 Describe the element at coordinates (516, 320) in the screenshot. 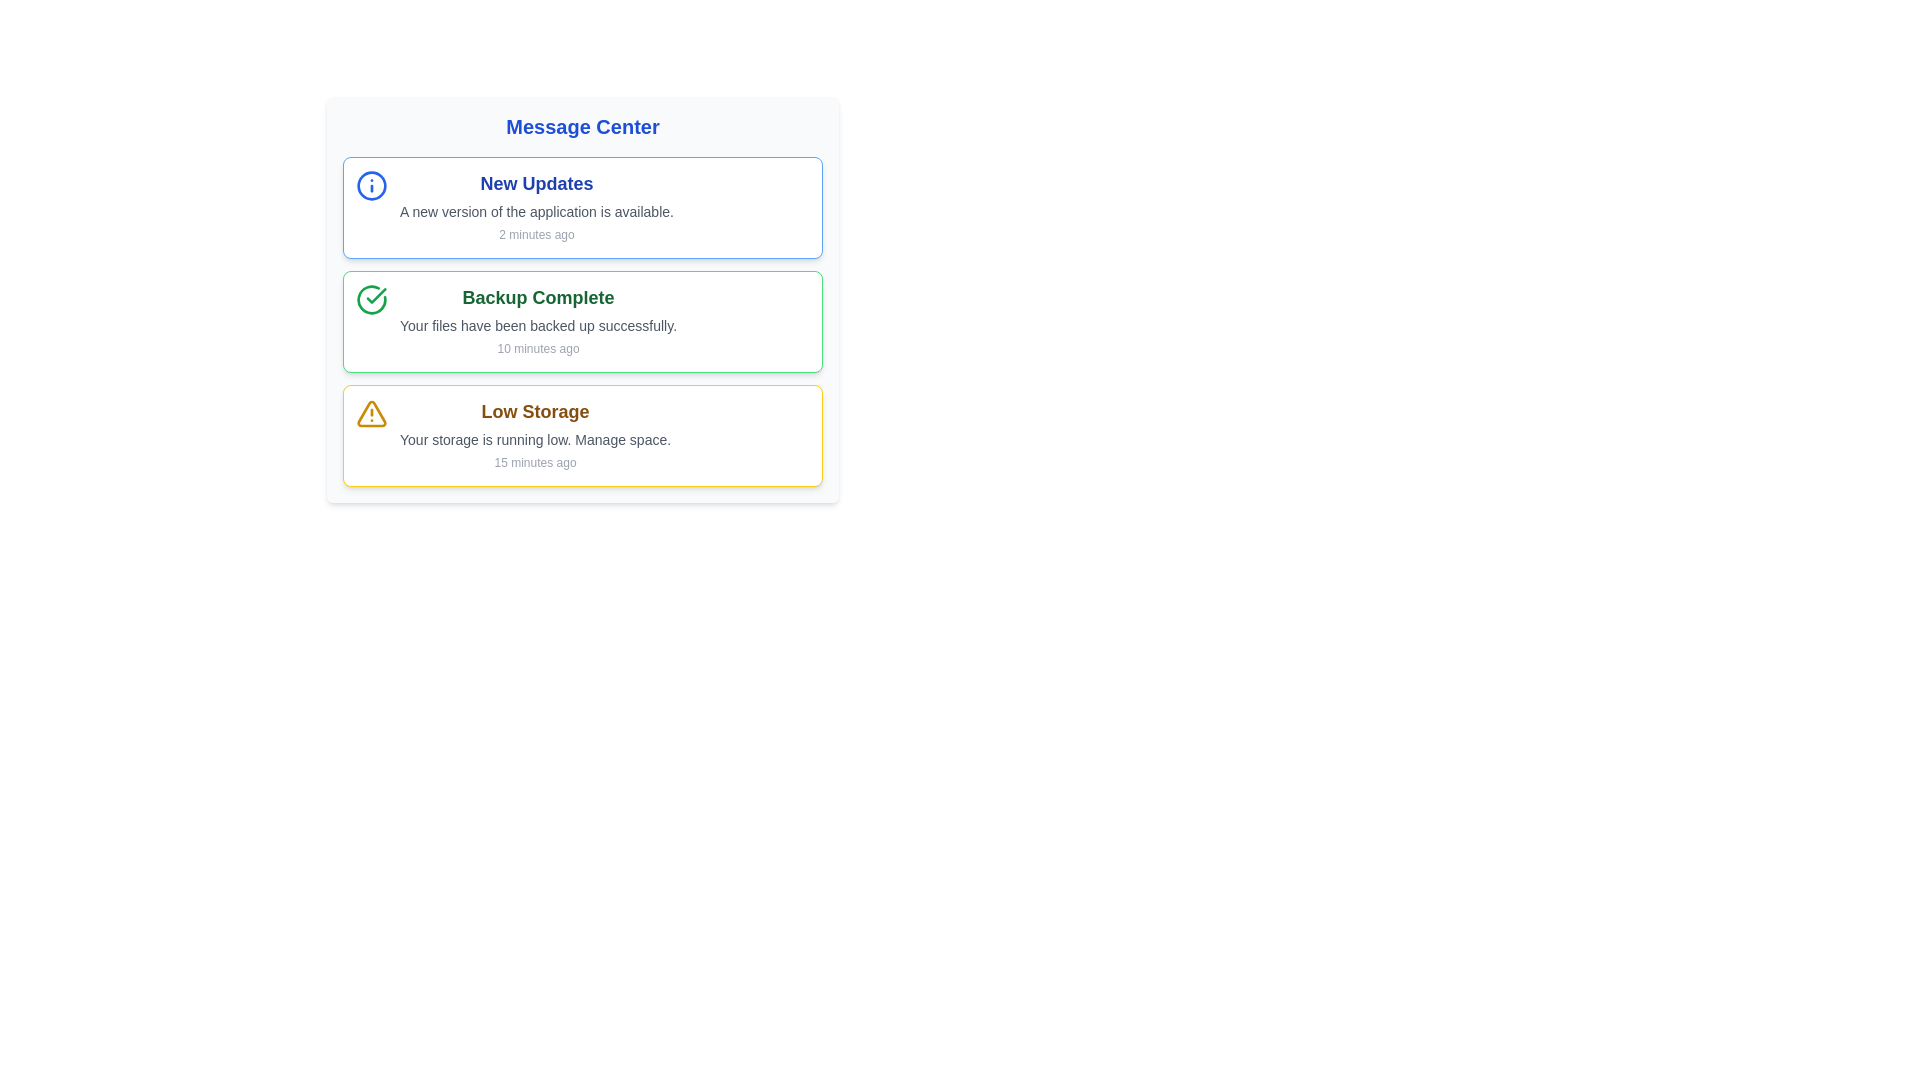

I see `information displayed on the Notification card which indicates 'Backup Complete', 'Your files have been backed up successfully.', and '10 minutes ago'. This is the second notification in the message center UI, located below 'New Updates' and above 'Low Storage'` at that location.